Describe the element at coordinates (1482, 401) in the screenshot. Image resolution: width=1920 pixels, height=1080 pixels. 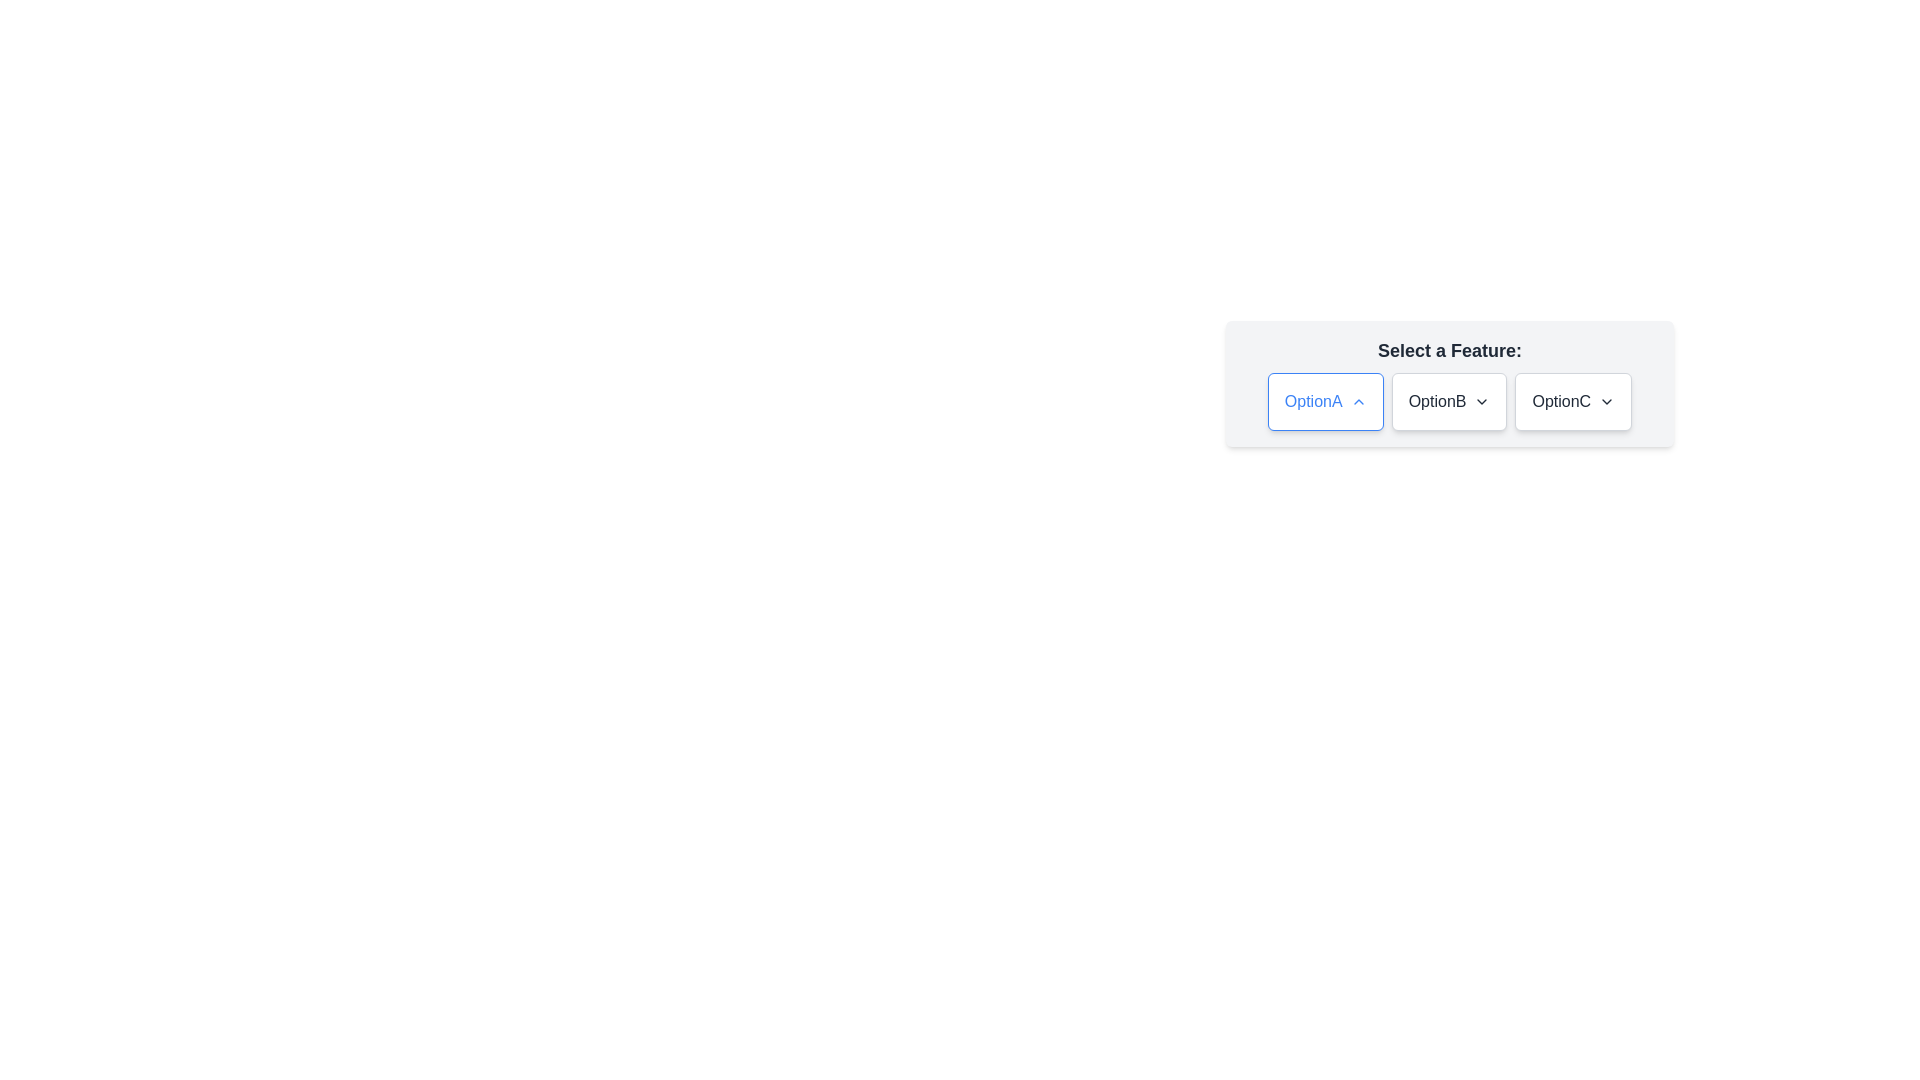
I see `the downward-facing chevron icon next to the label 'OptionB'` at that location.